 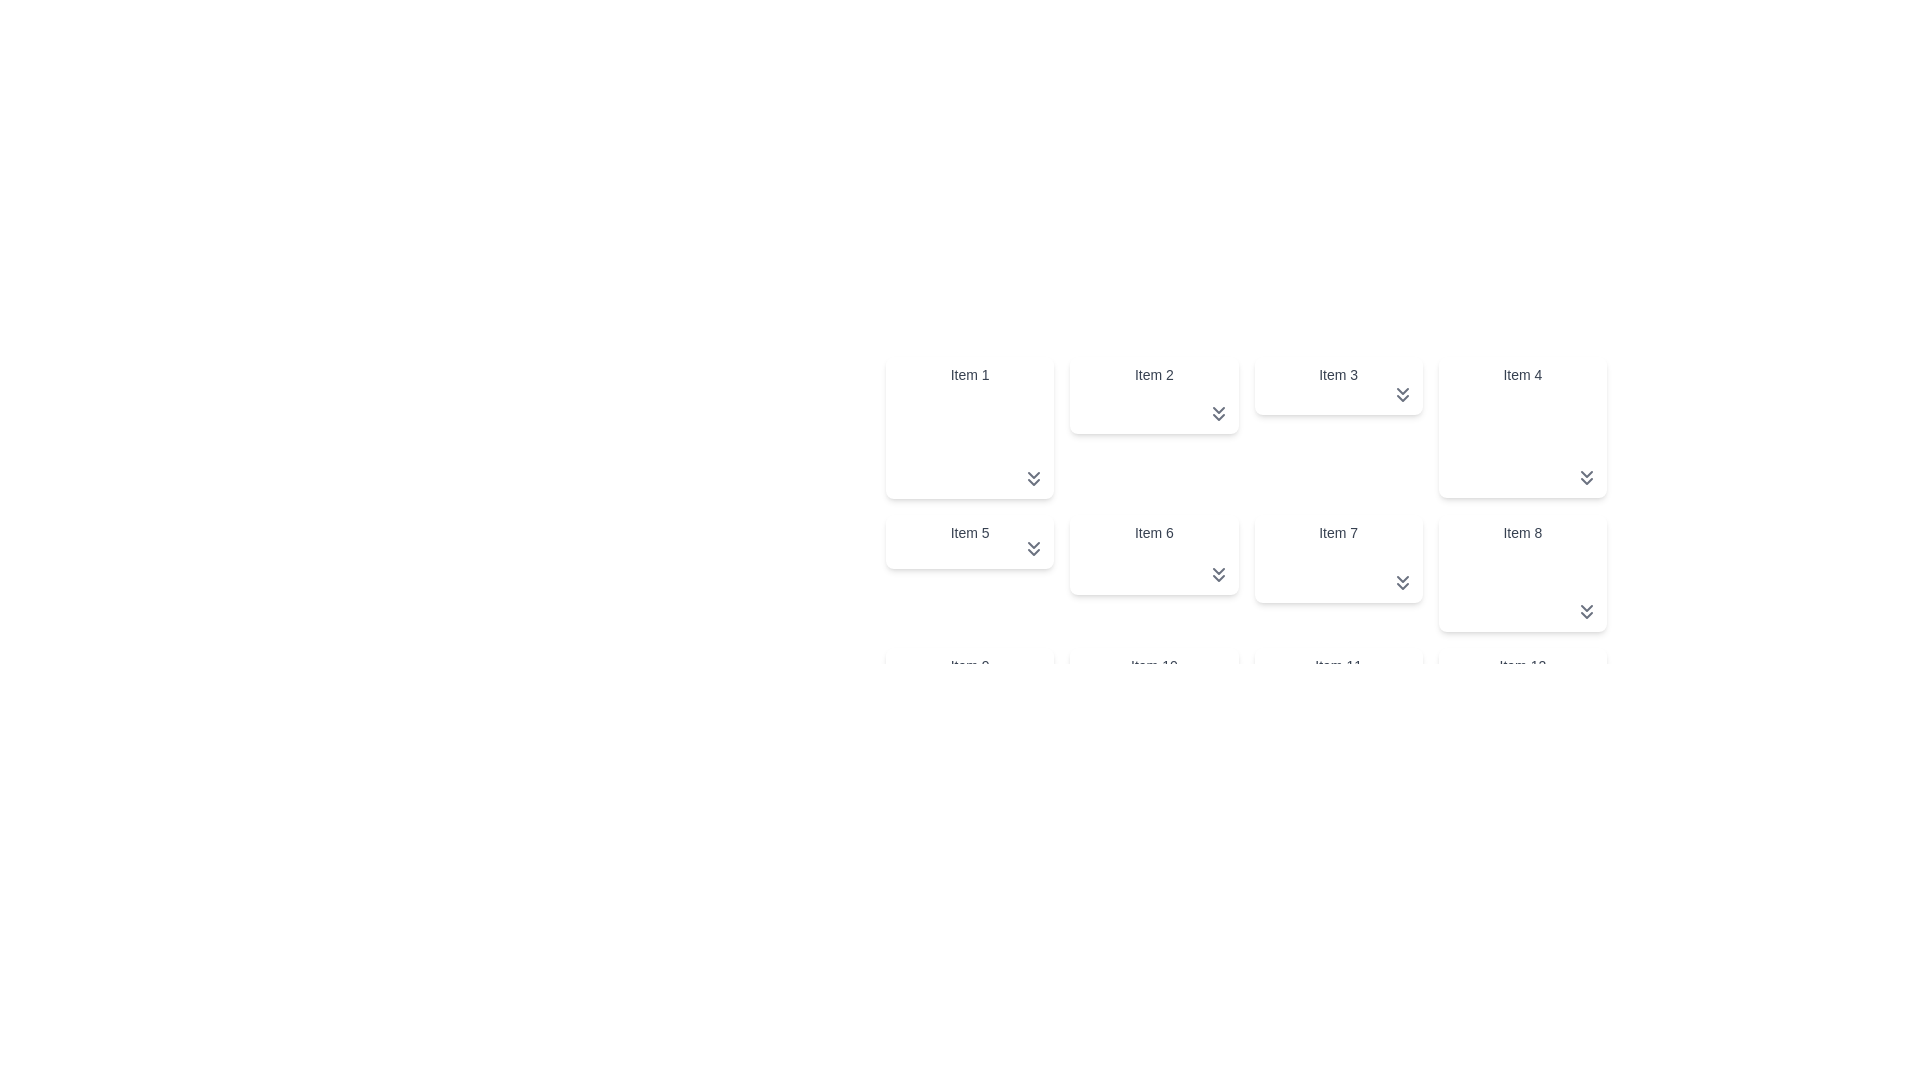 What do you see at coordinates (1521, 709) in the screenshot?
I see `the 'Item 12' card located in the bottom-right corner of the grid layout` at bounding box center [1521, 709].